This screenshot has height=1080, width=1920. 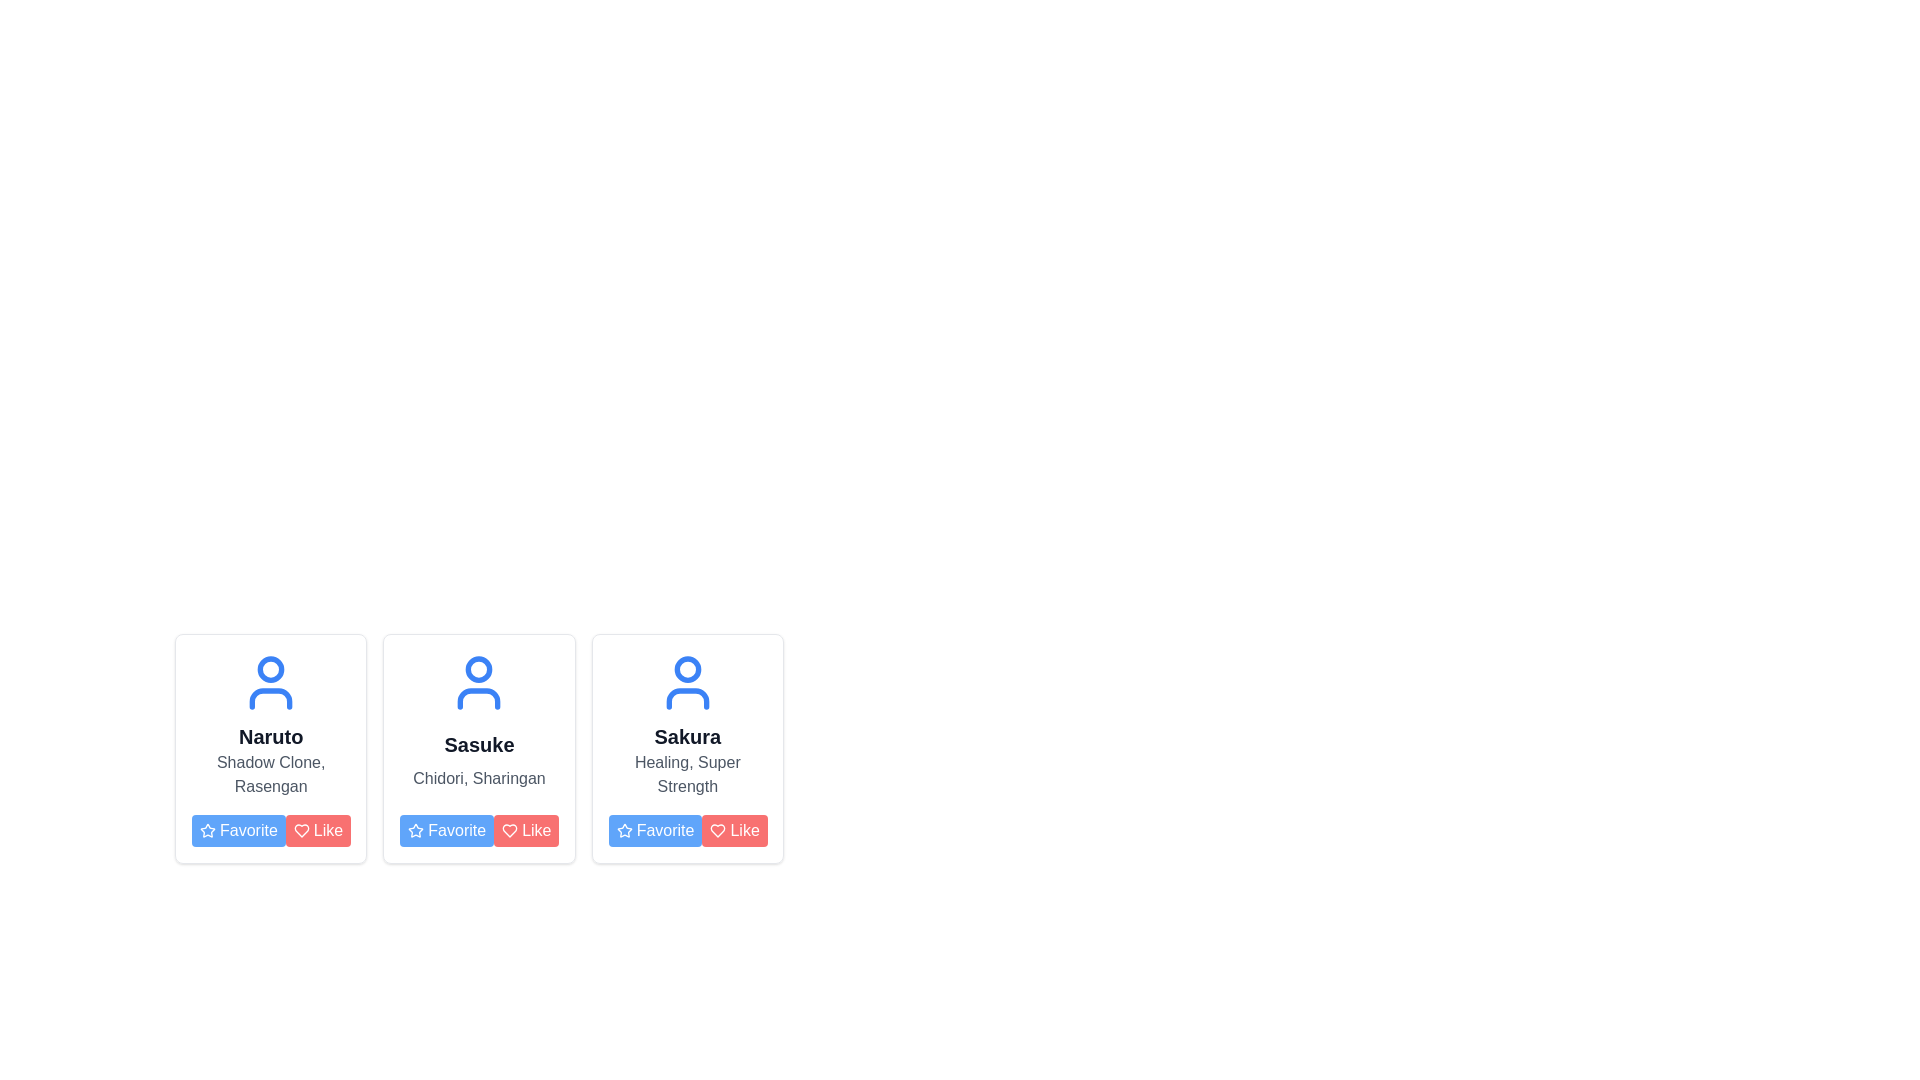 I want to click on the decorative icon part of the user avatar located in the middle card of the horizontally aligned group of three cards, so click(x=478, y=697).